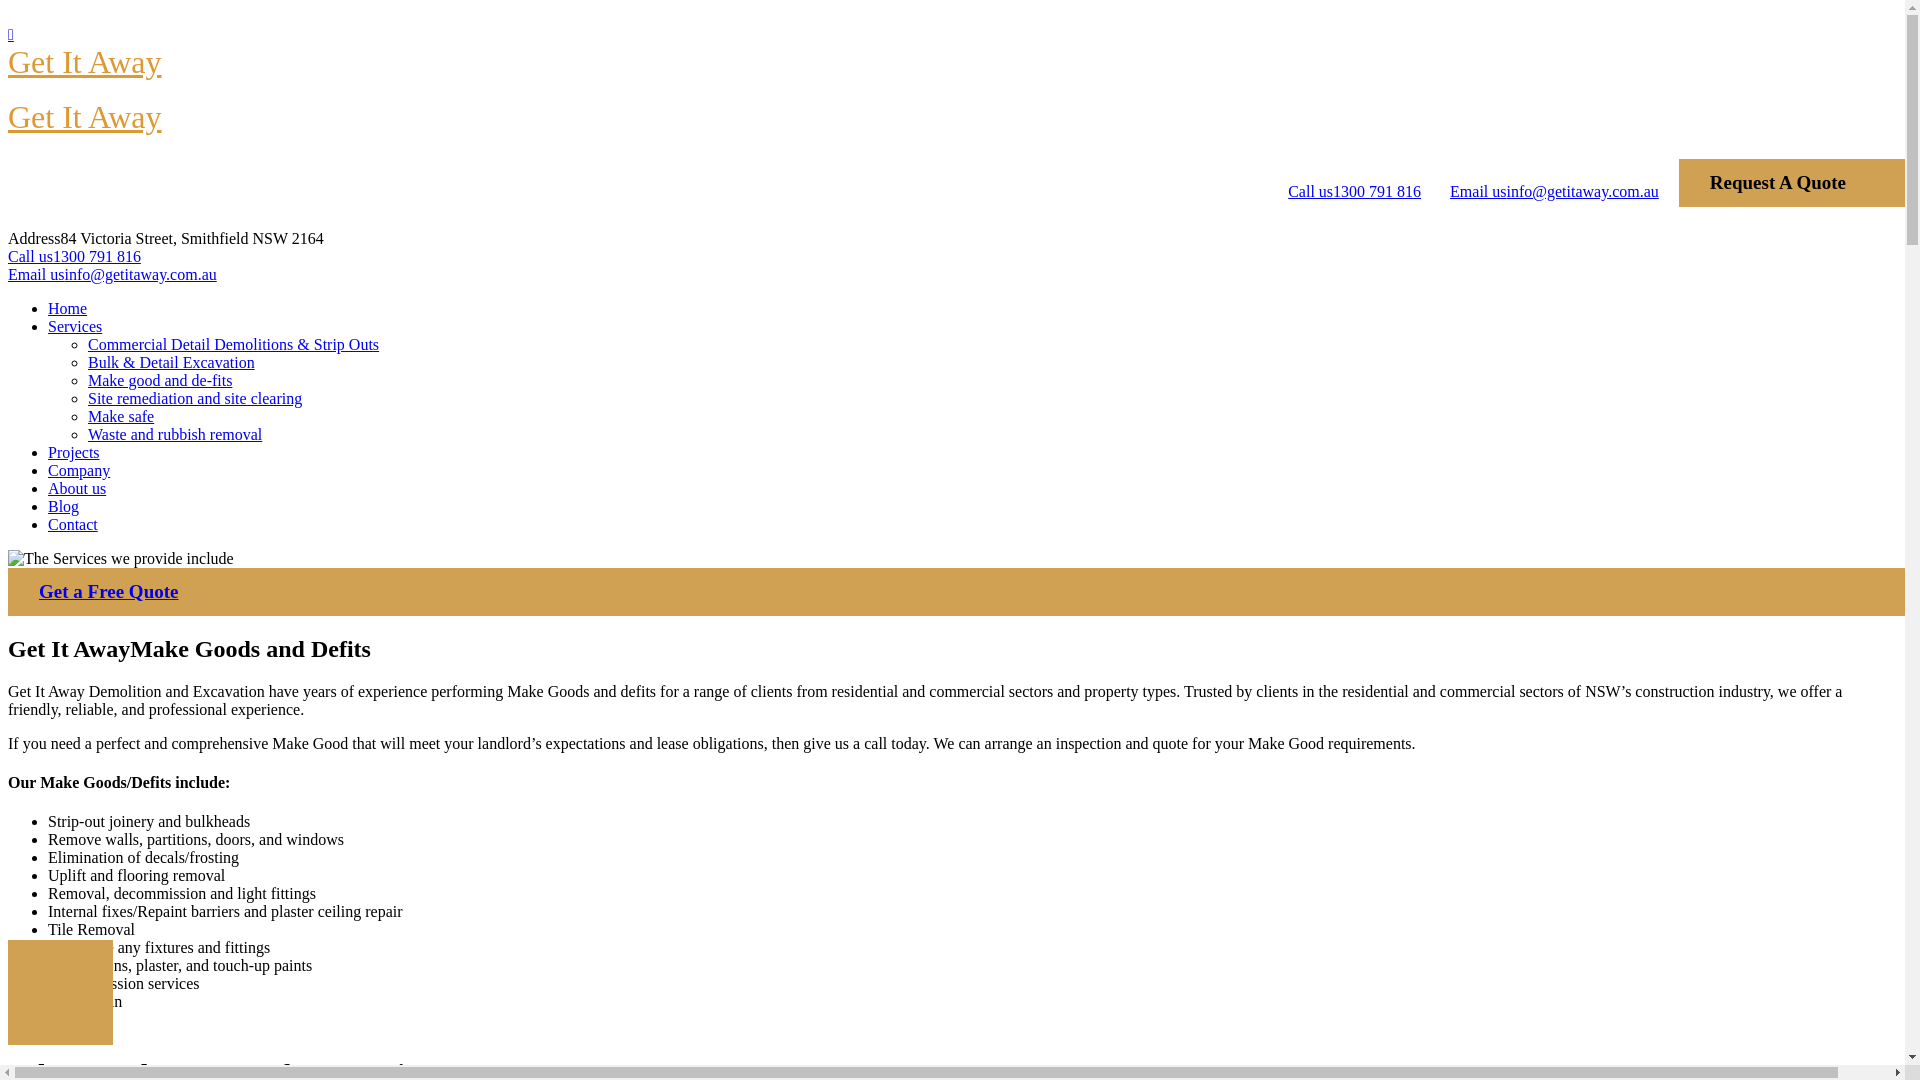  What do you see at coordinates (83, 116) in the screenshot?
I see `'Get It Away'` at bounding box center [83, 116].